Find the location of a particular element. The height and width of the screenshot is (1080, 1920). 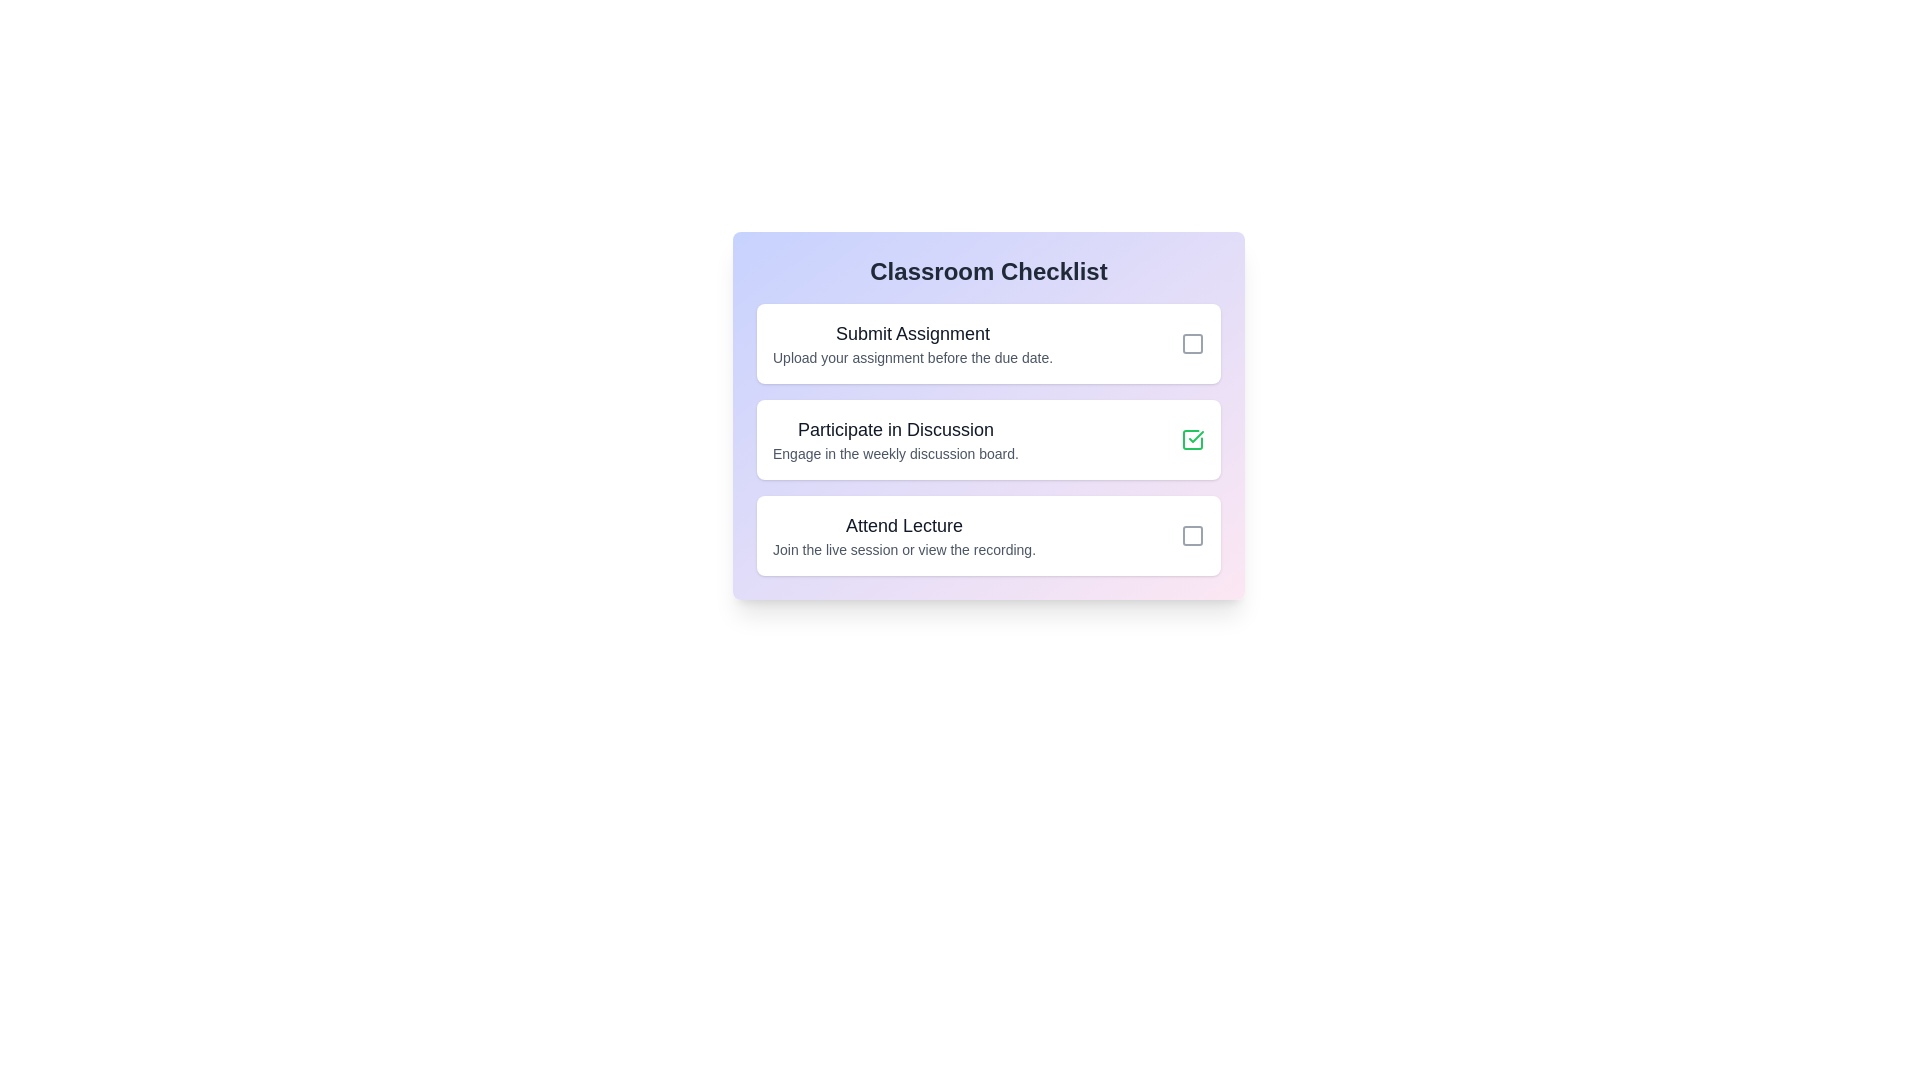

the first checkbox representing the 'Submit Assignment' task in the upper right region of the checklist is located at coordinates (1193, 342).